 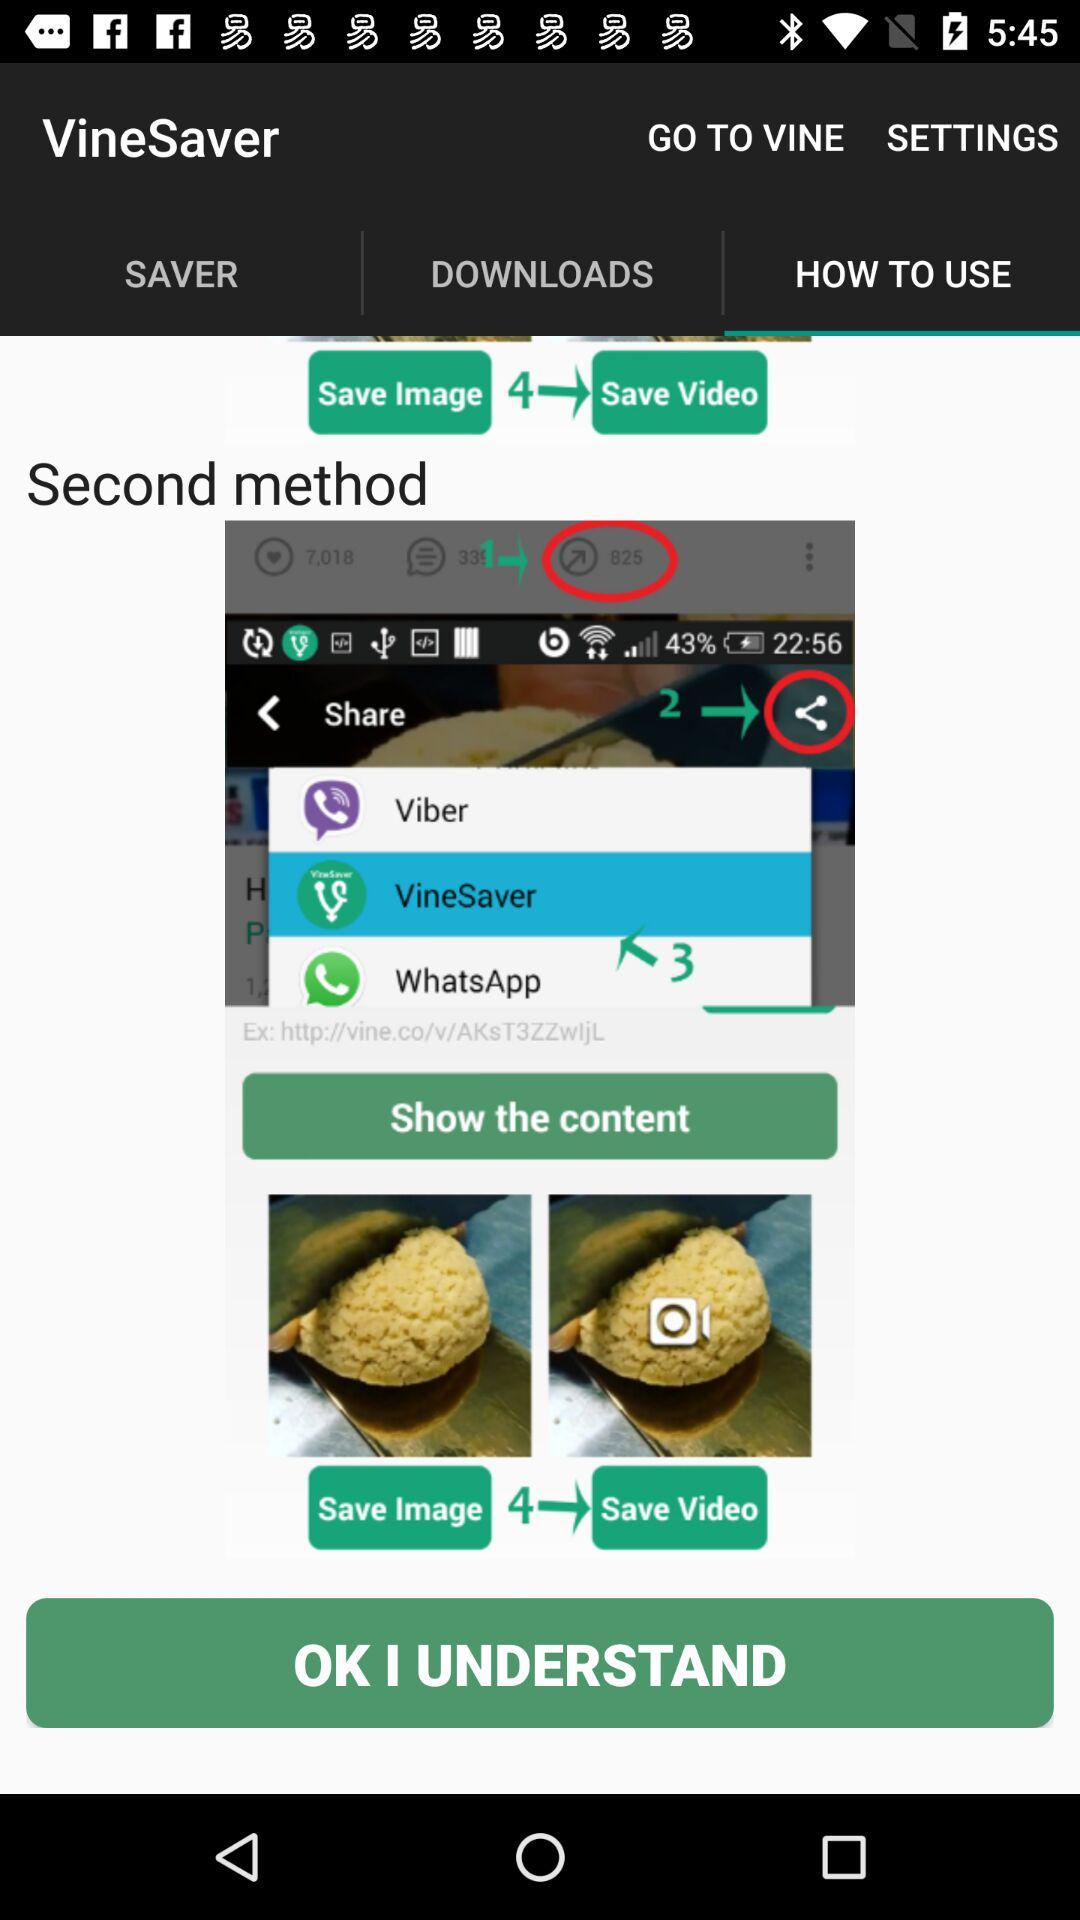 I want to click on the go to vine icon, so click(x=745, y=135).